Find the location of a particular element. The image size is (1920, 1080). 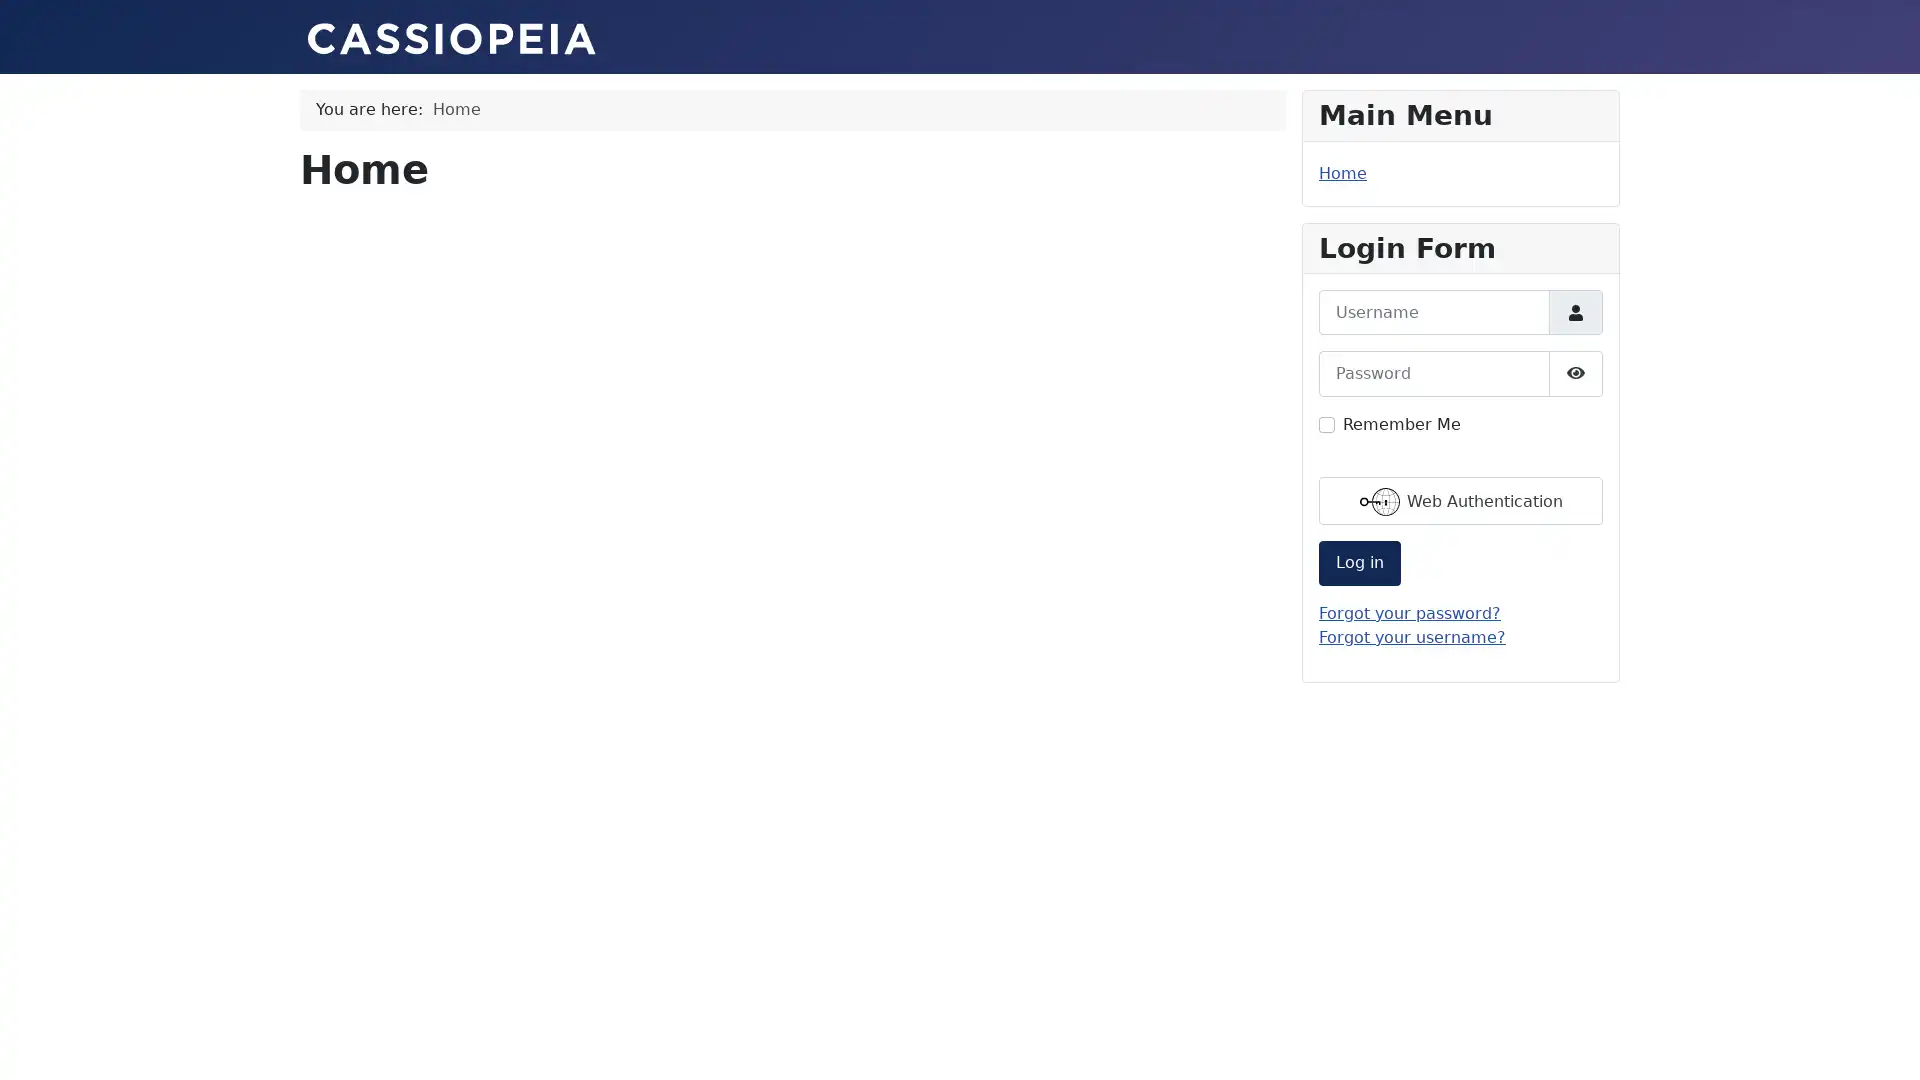

Show Password is located at coordinates (1574, 373).